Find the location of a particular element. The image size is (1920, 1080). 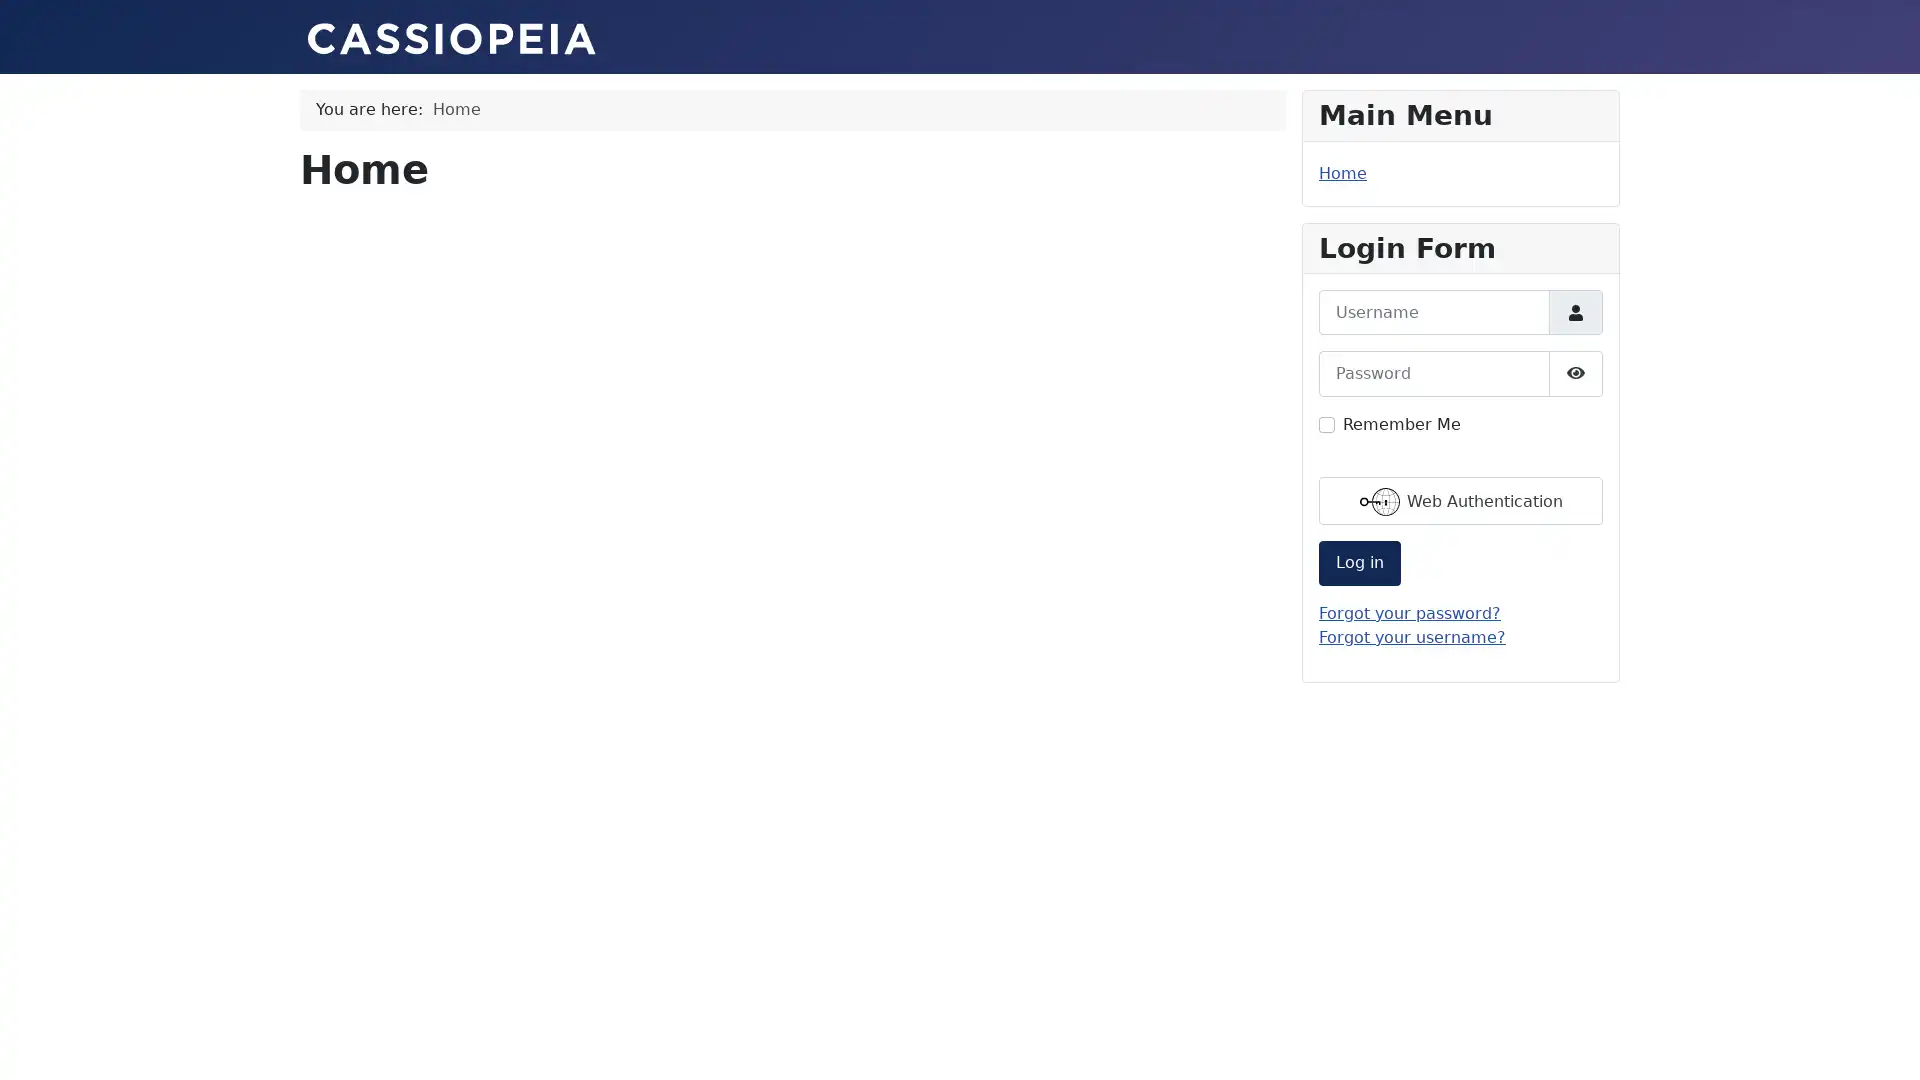

Show Password is located at coordinates (1574, 373).